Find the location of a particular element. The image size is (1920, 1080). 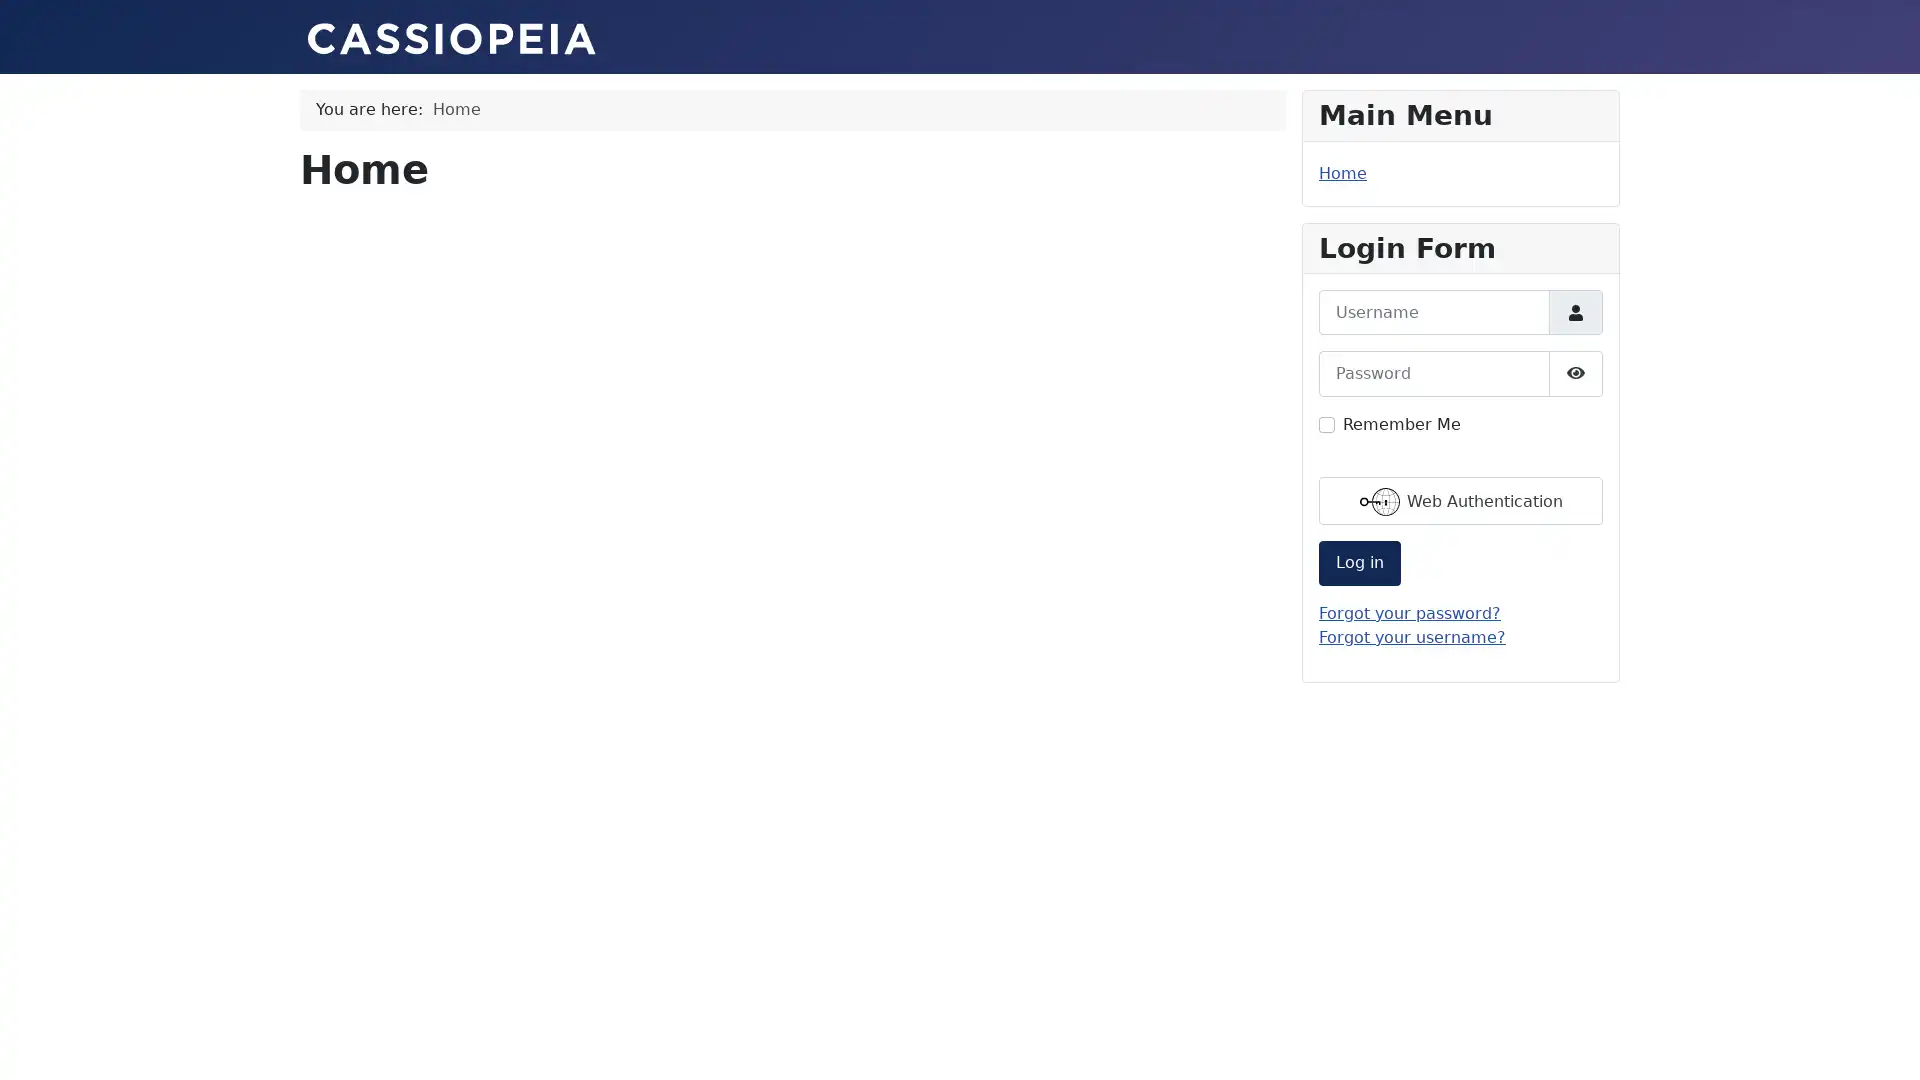

Show Password is located at coordinates (1574, 373).